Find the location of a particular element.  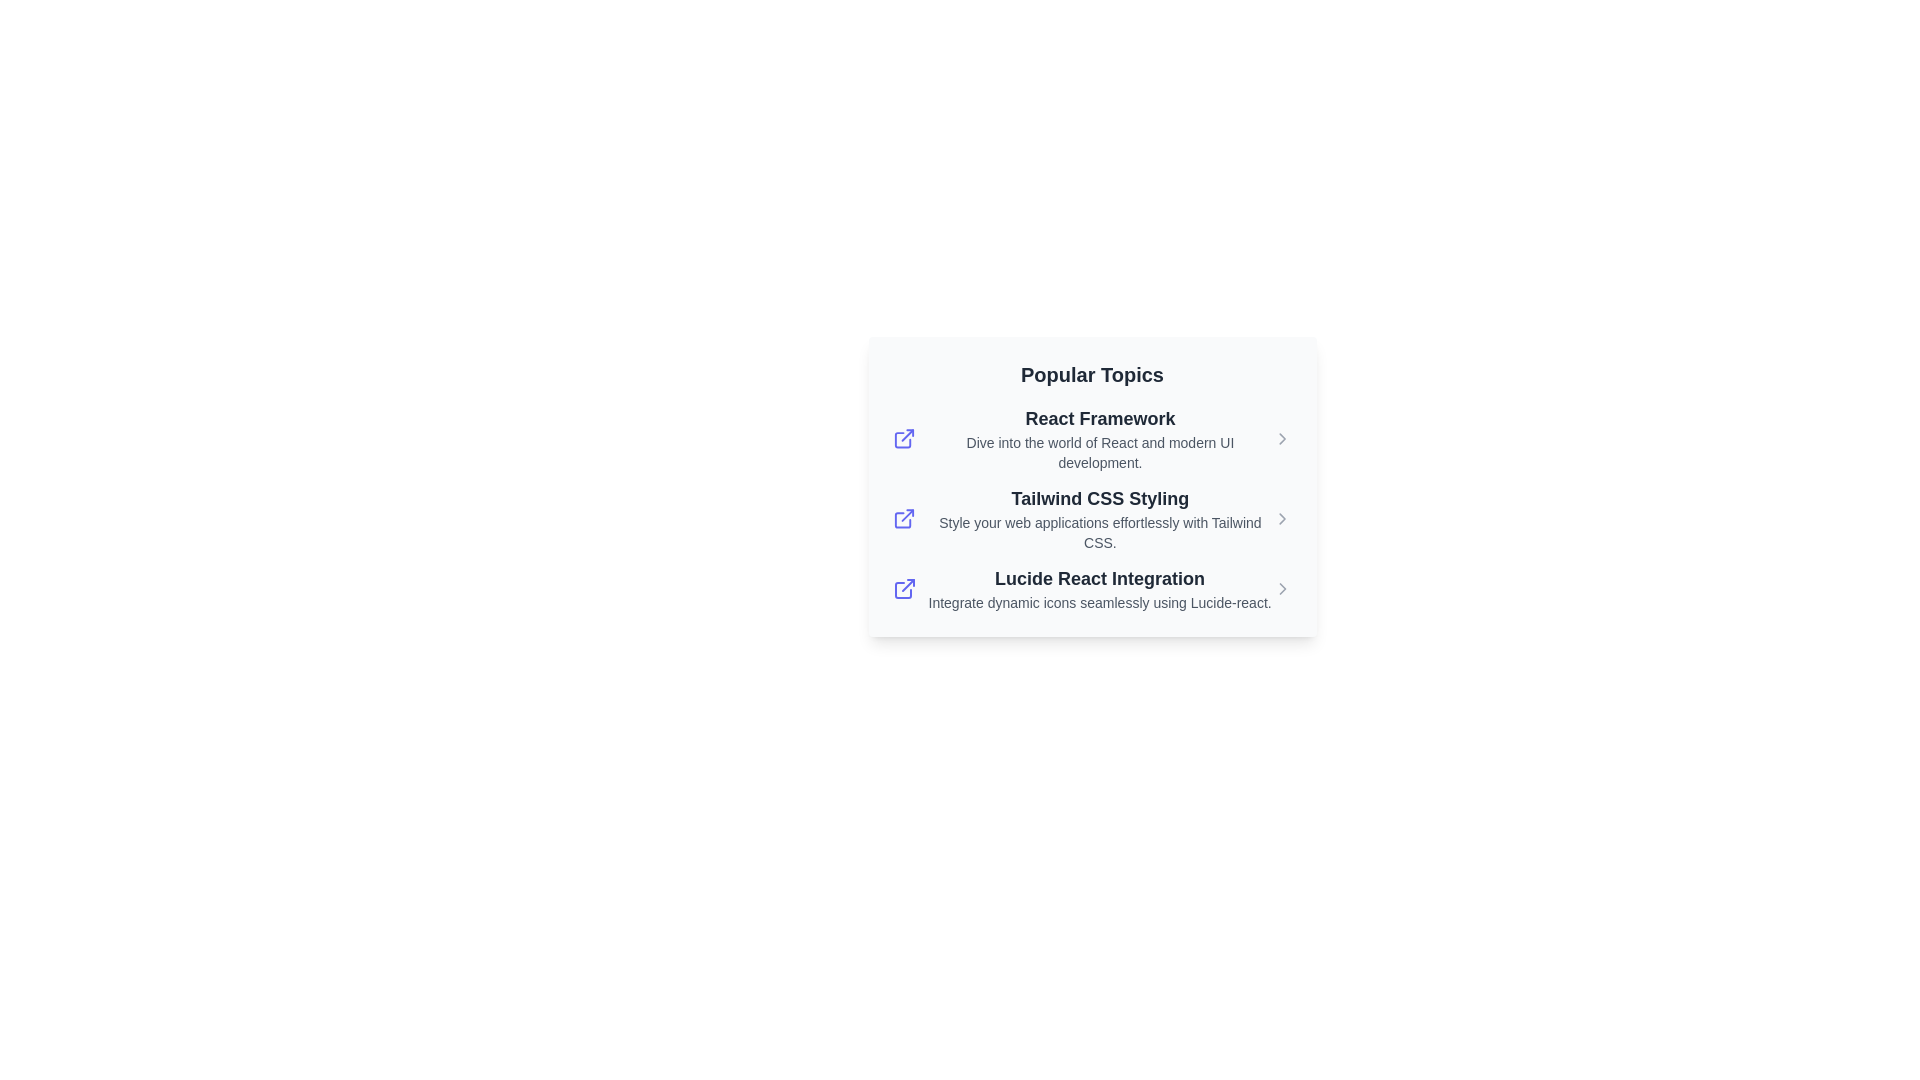

the text label stating 'Integrate dynamic icons seamlessly using Lucide-react.' which is styled in small, gray text and positioned below the 'Popular Topics' section in the 'Lucide React Integration' grouping is located at coordinates (1099, 601).